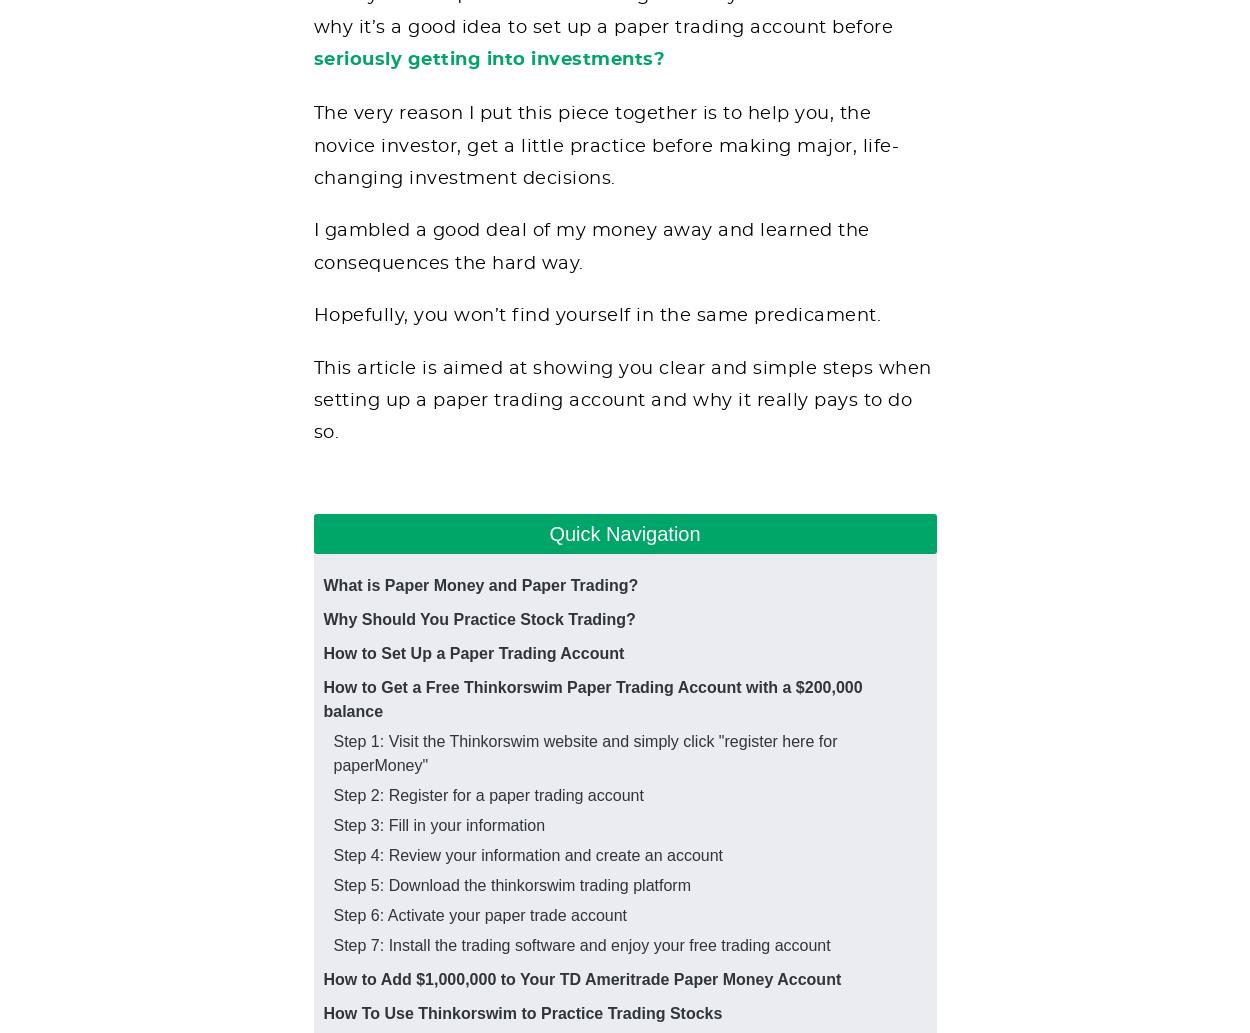  What do you see at coordinates (591, 698) in the screenshot?
I see `'How to Get a Free ﻿Thinkorswim Paper Trading﻿ Account with a $200,000 balance'` at bounding box center [591, 698].